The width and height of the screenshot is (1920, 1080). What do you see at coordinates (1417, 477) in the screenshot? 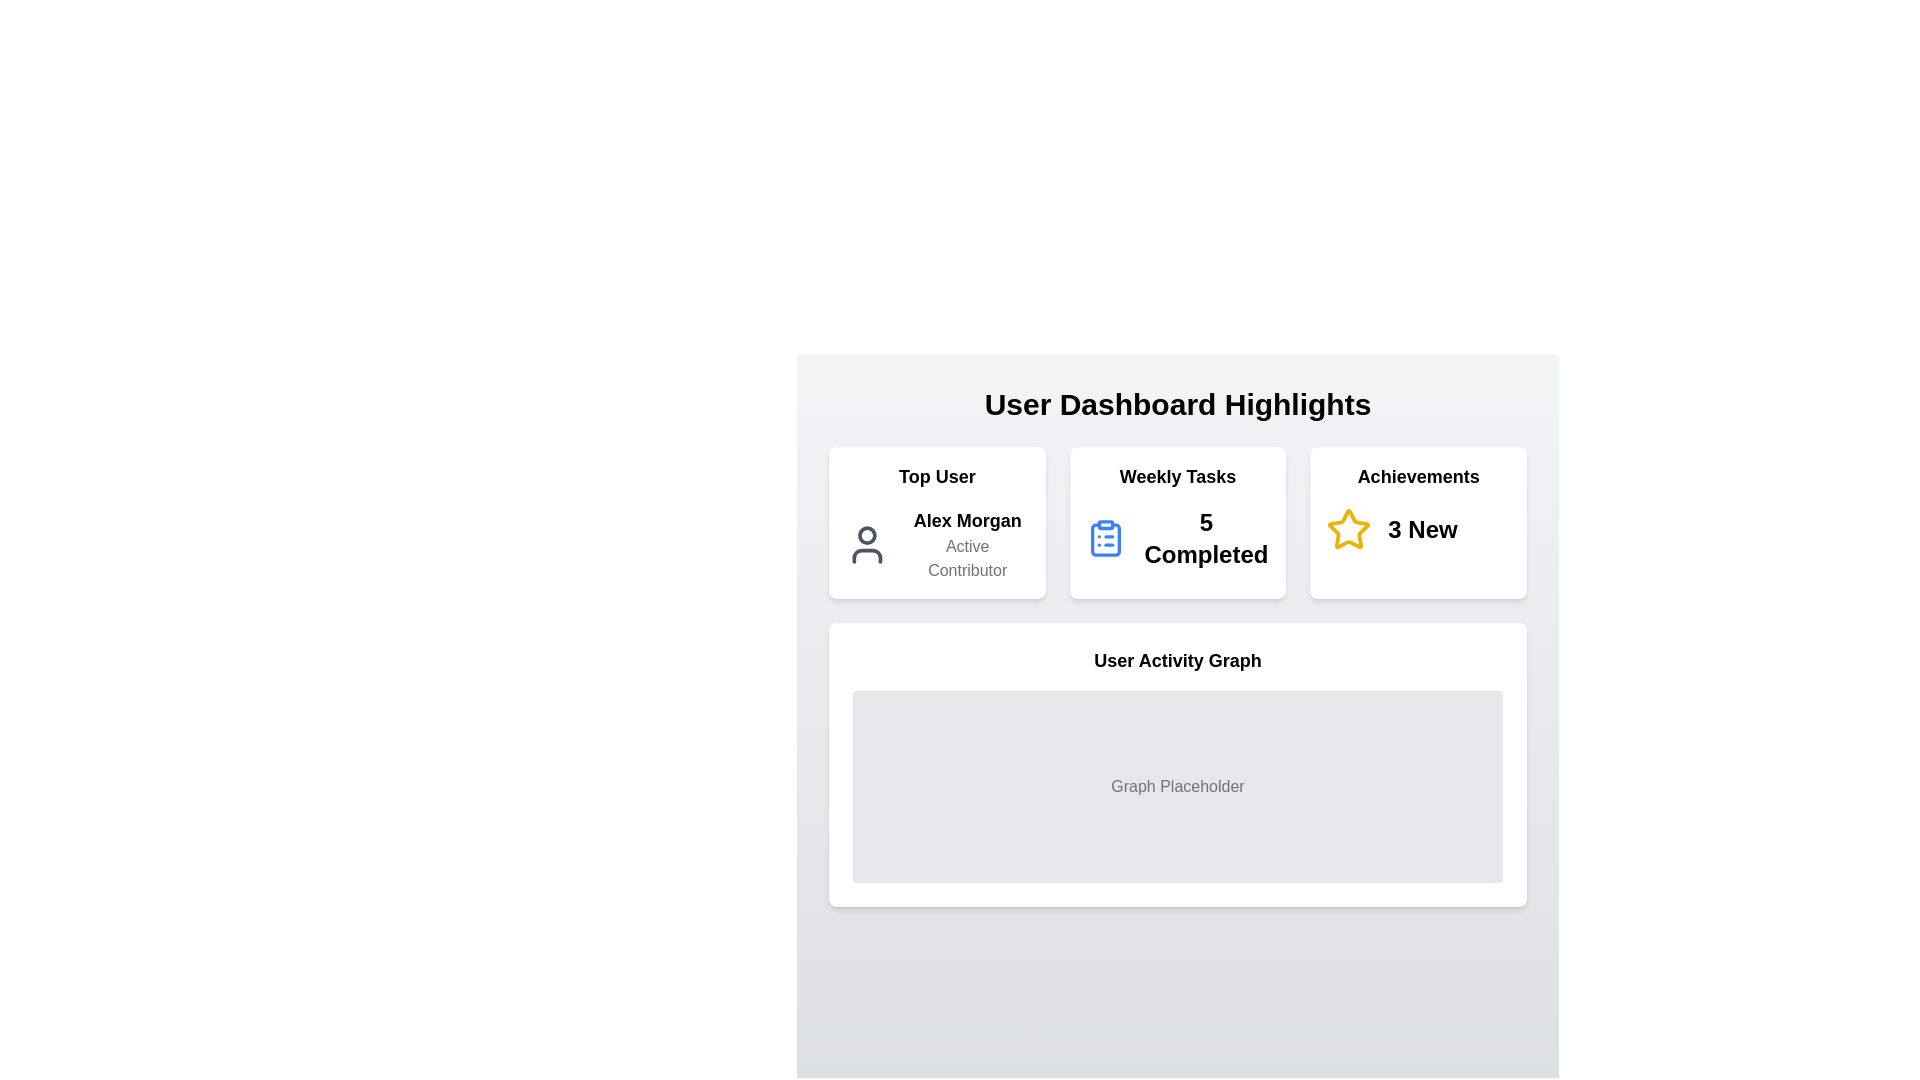
I see `the text label displaying 'Achievements', which is styled in bold and larger font, located at the top of a white card in the 'User Dashboard Highlights' section` at bounding box center [1417, 477].